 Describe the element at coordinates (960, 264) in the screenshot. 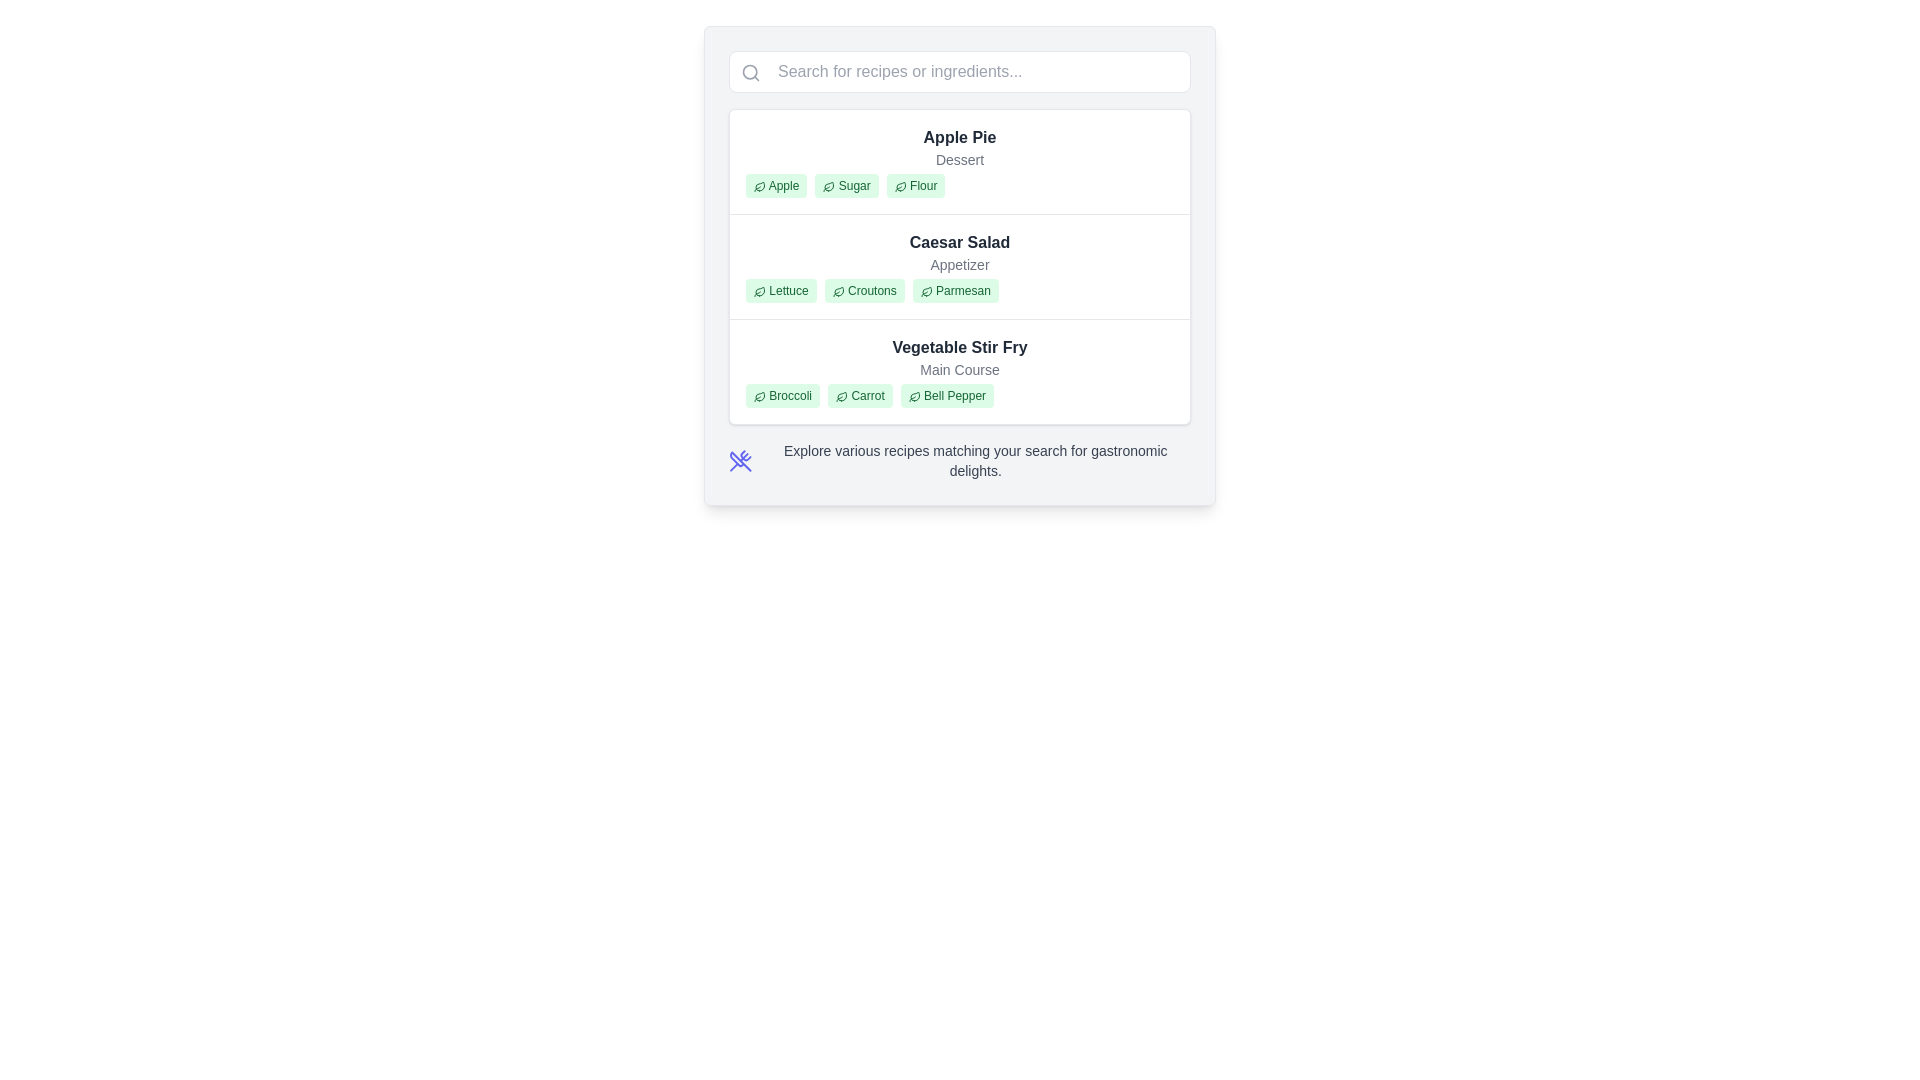

I see `the 'Appetizer' text label located below the title 'Caesar Salad' and above the ingredient tags` at that location.